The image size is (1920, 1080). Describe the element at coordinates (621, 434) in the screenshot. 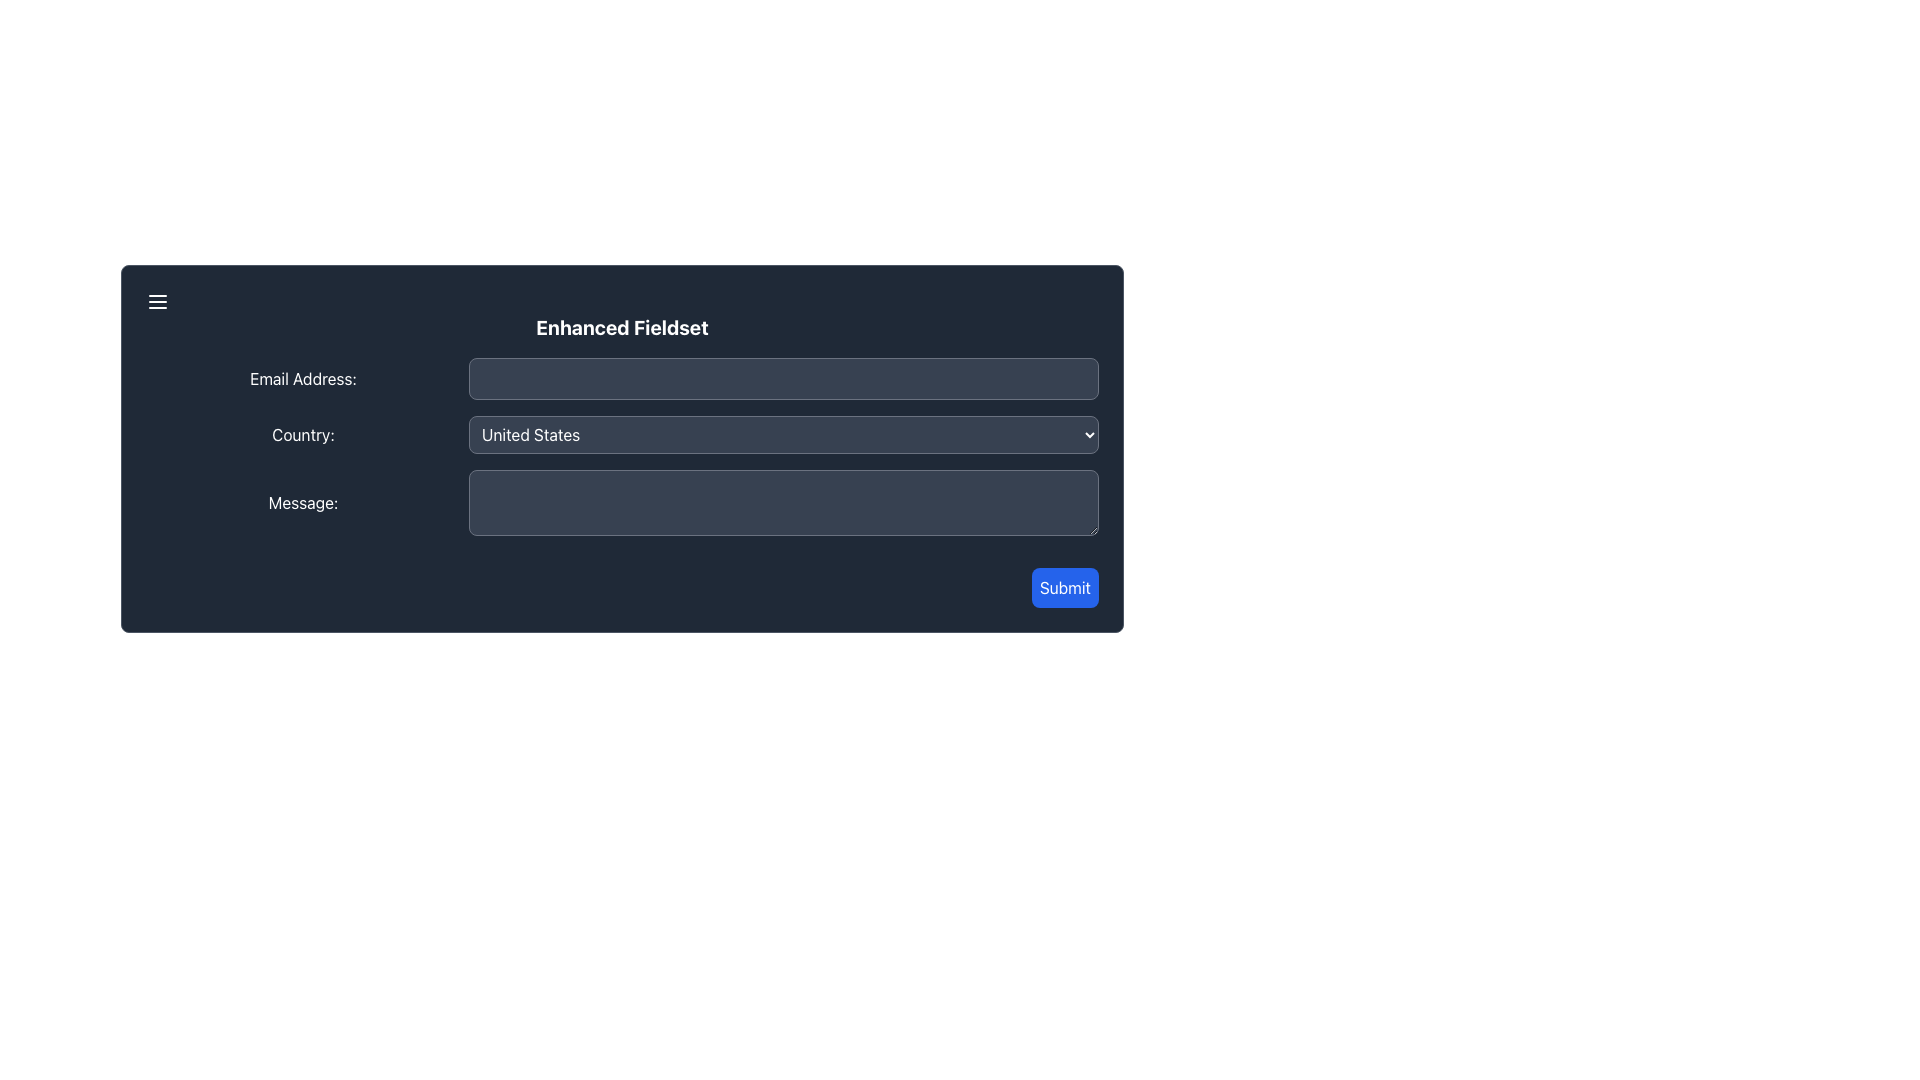

I see `the dropdown menu for selecting a country, which is centrally positioned following the 'Email Address:' section and before the 'Message:' section` at that location.